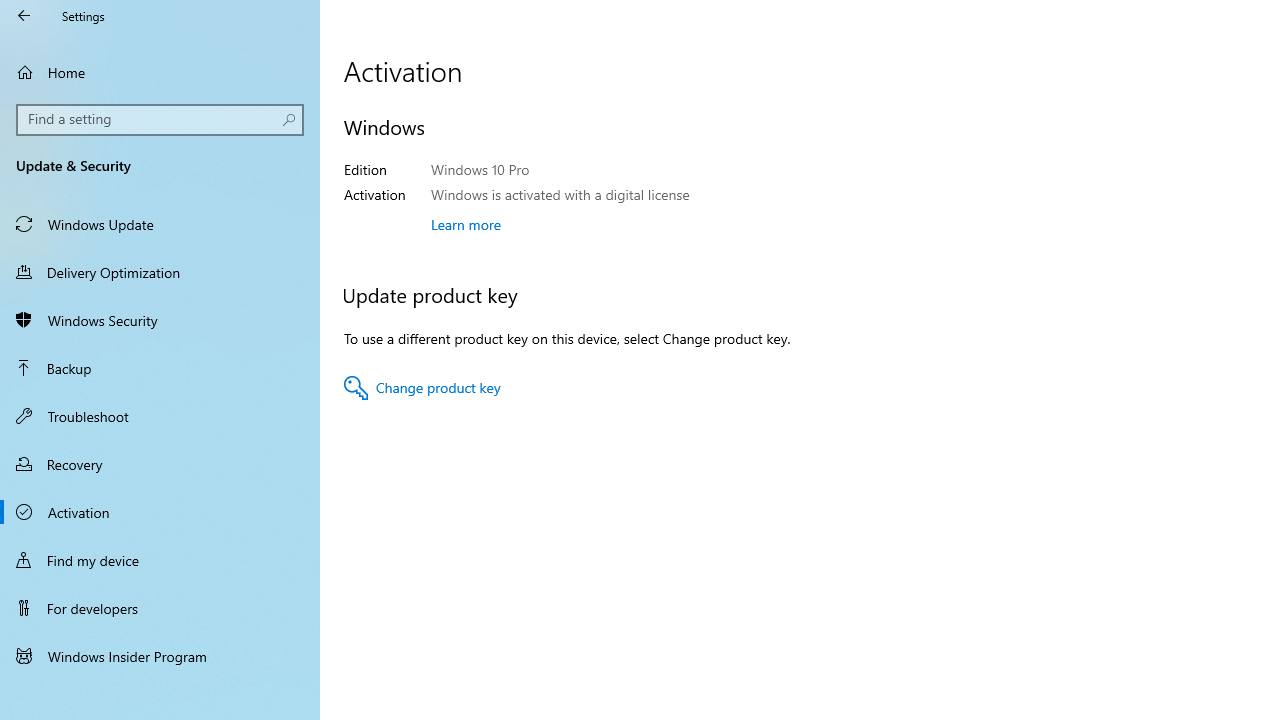 This screenshot has width=1280, height=720. I want to click on 'Activation', so click(160, 510).